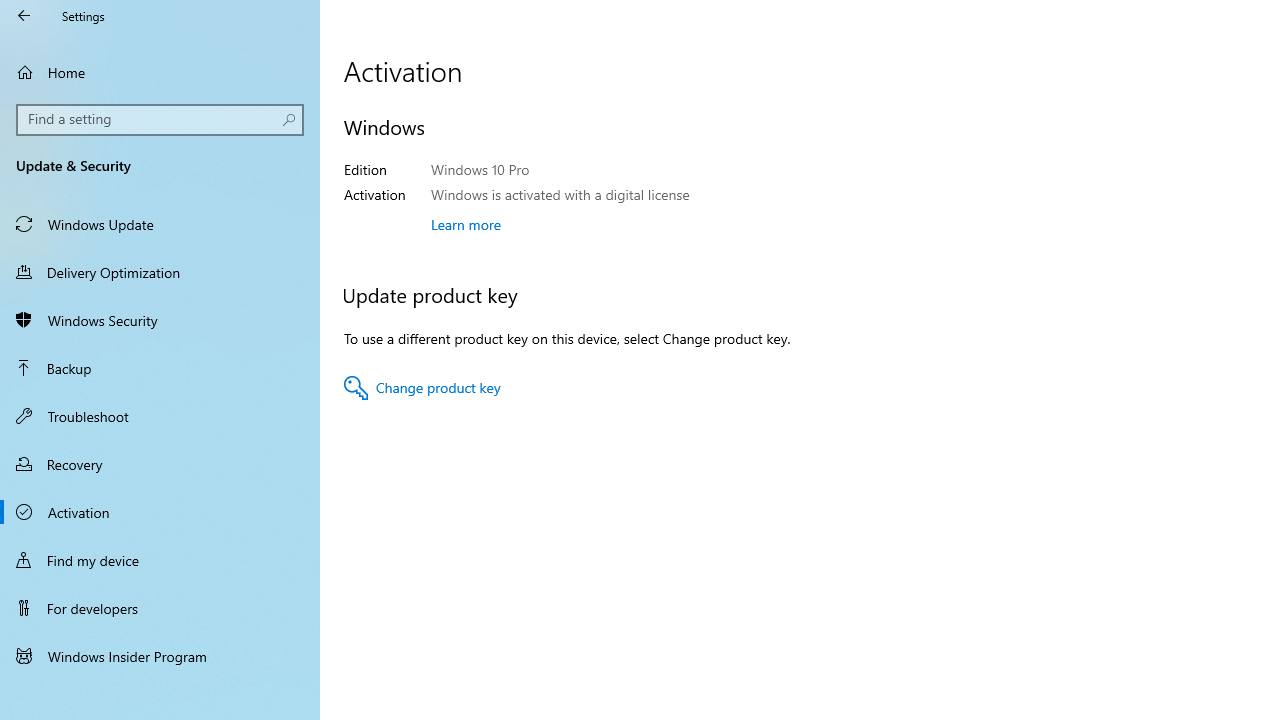 This screenshot has width=1280, height=720. I want to click on 'Activation', so click(160, 510).